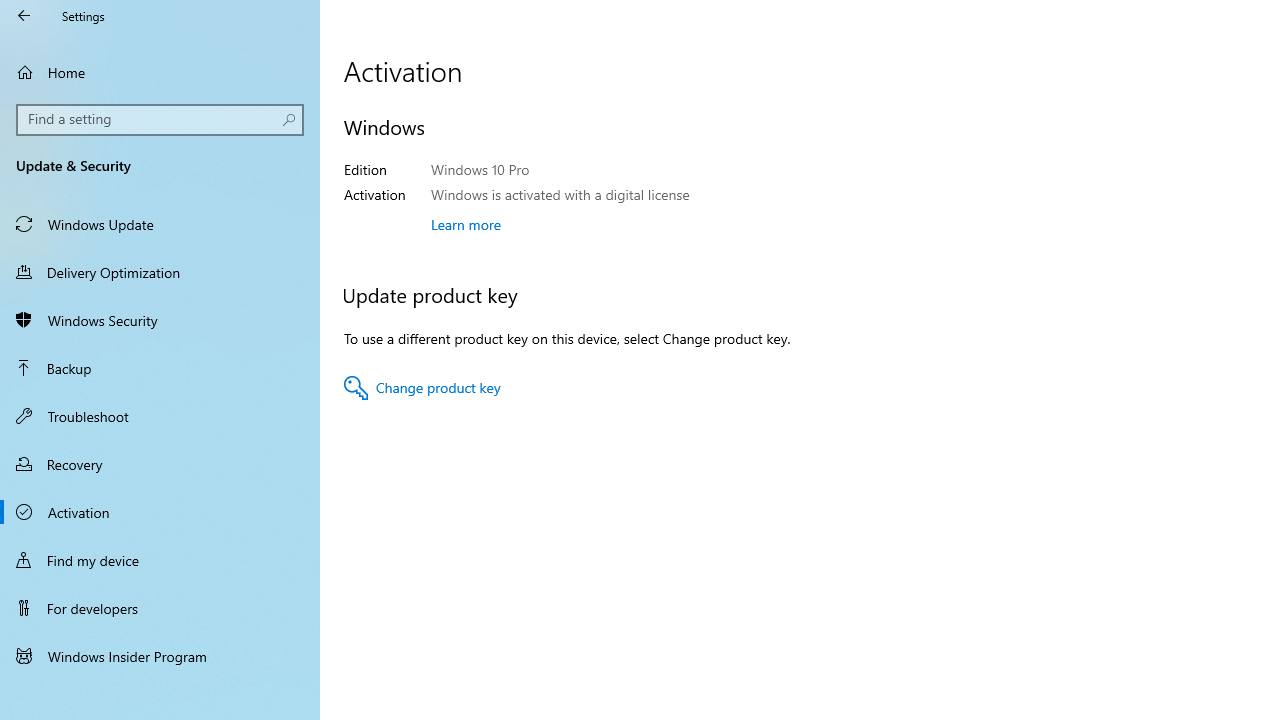 This screenshot has width=1280, height=720. I want to click on 'Activation', so click(160, 510).